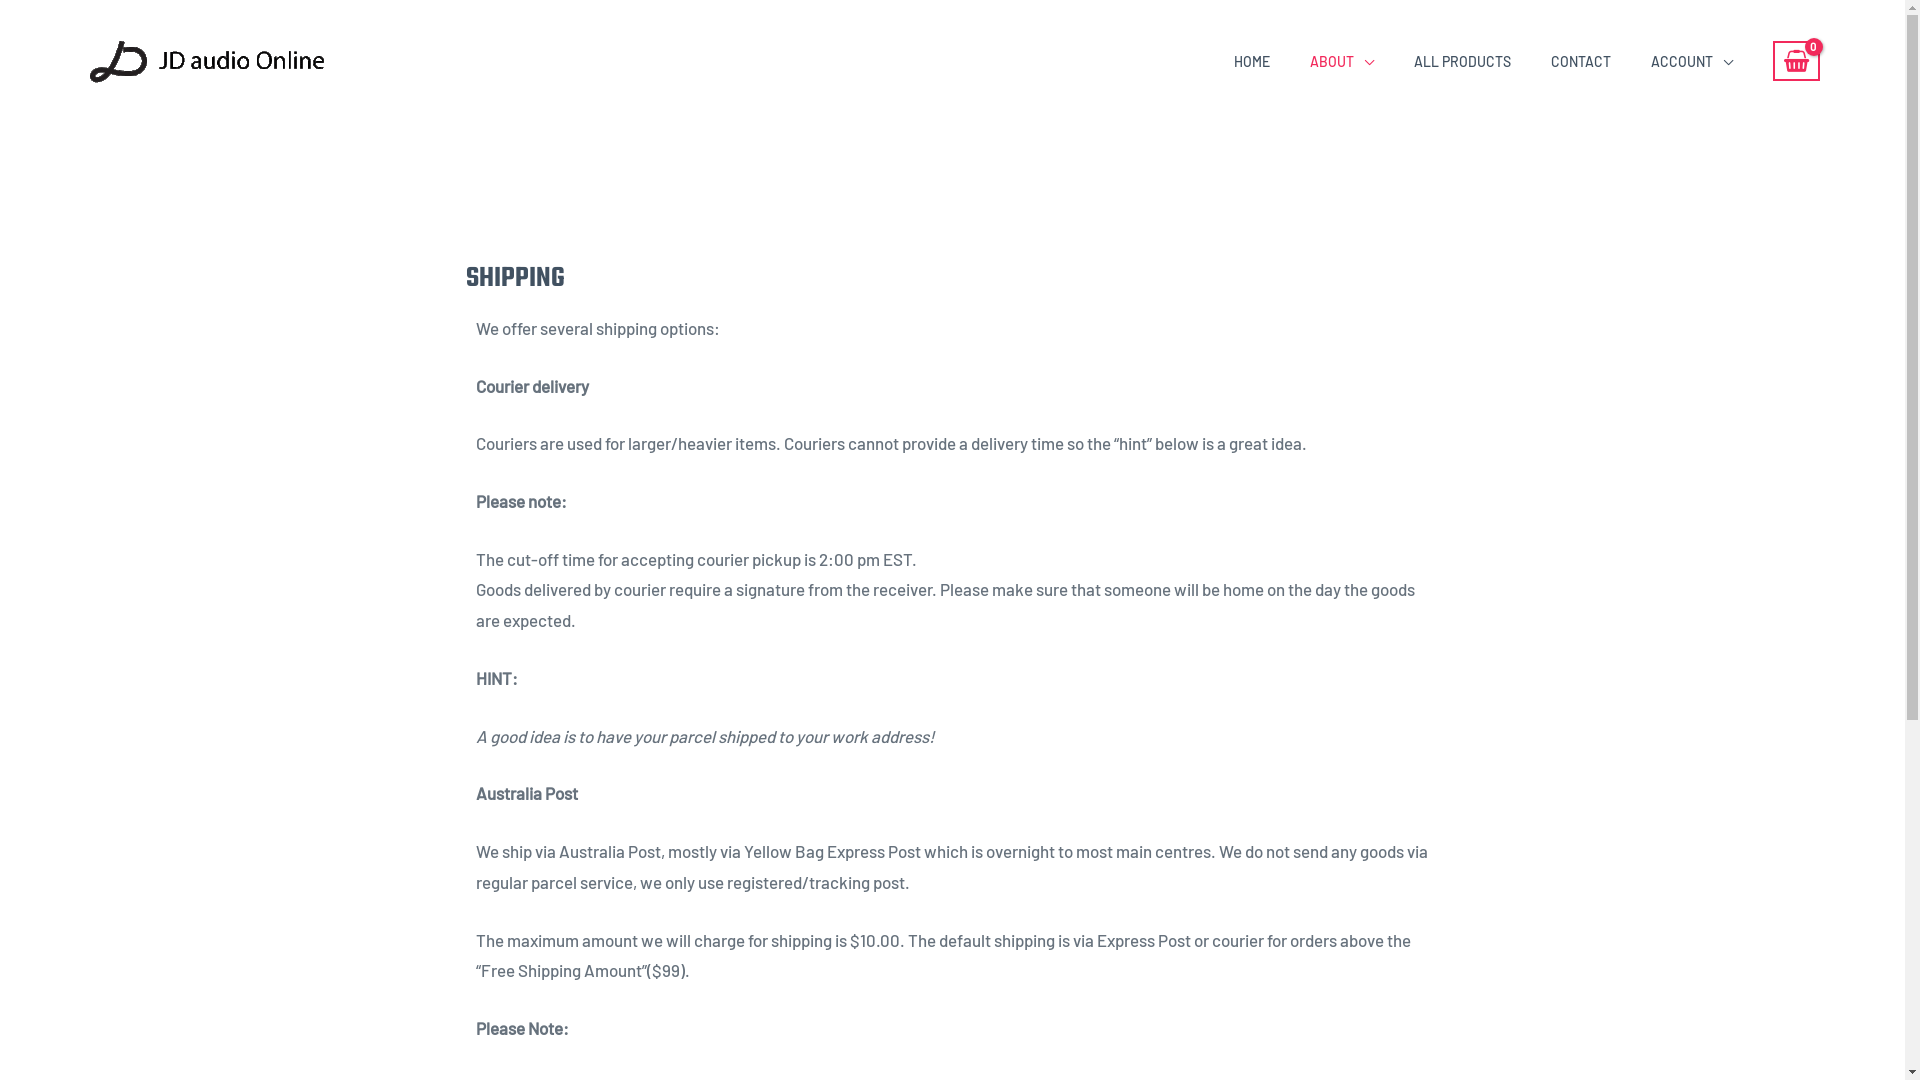 The width and height of the screenshot is (1920, 1080). Describe the element at coordinates (1690, 60) in the screenshot. I see `'ACCOUNT'` at that location.